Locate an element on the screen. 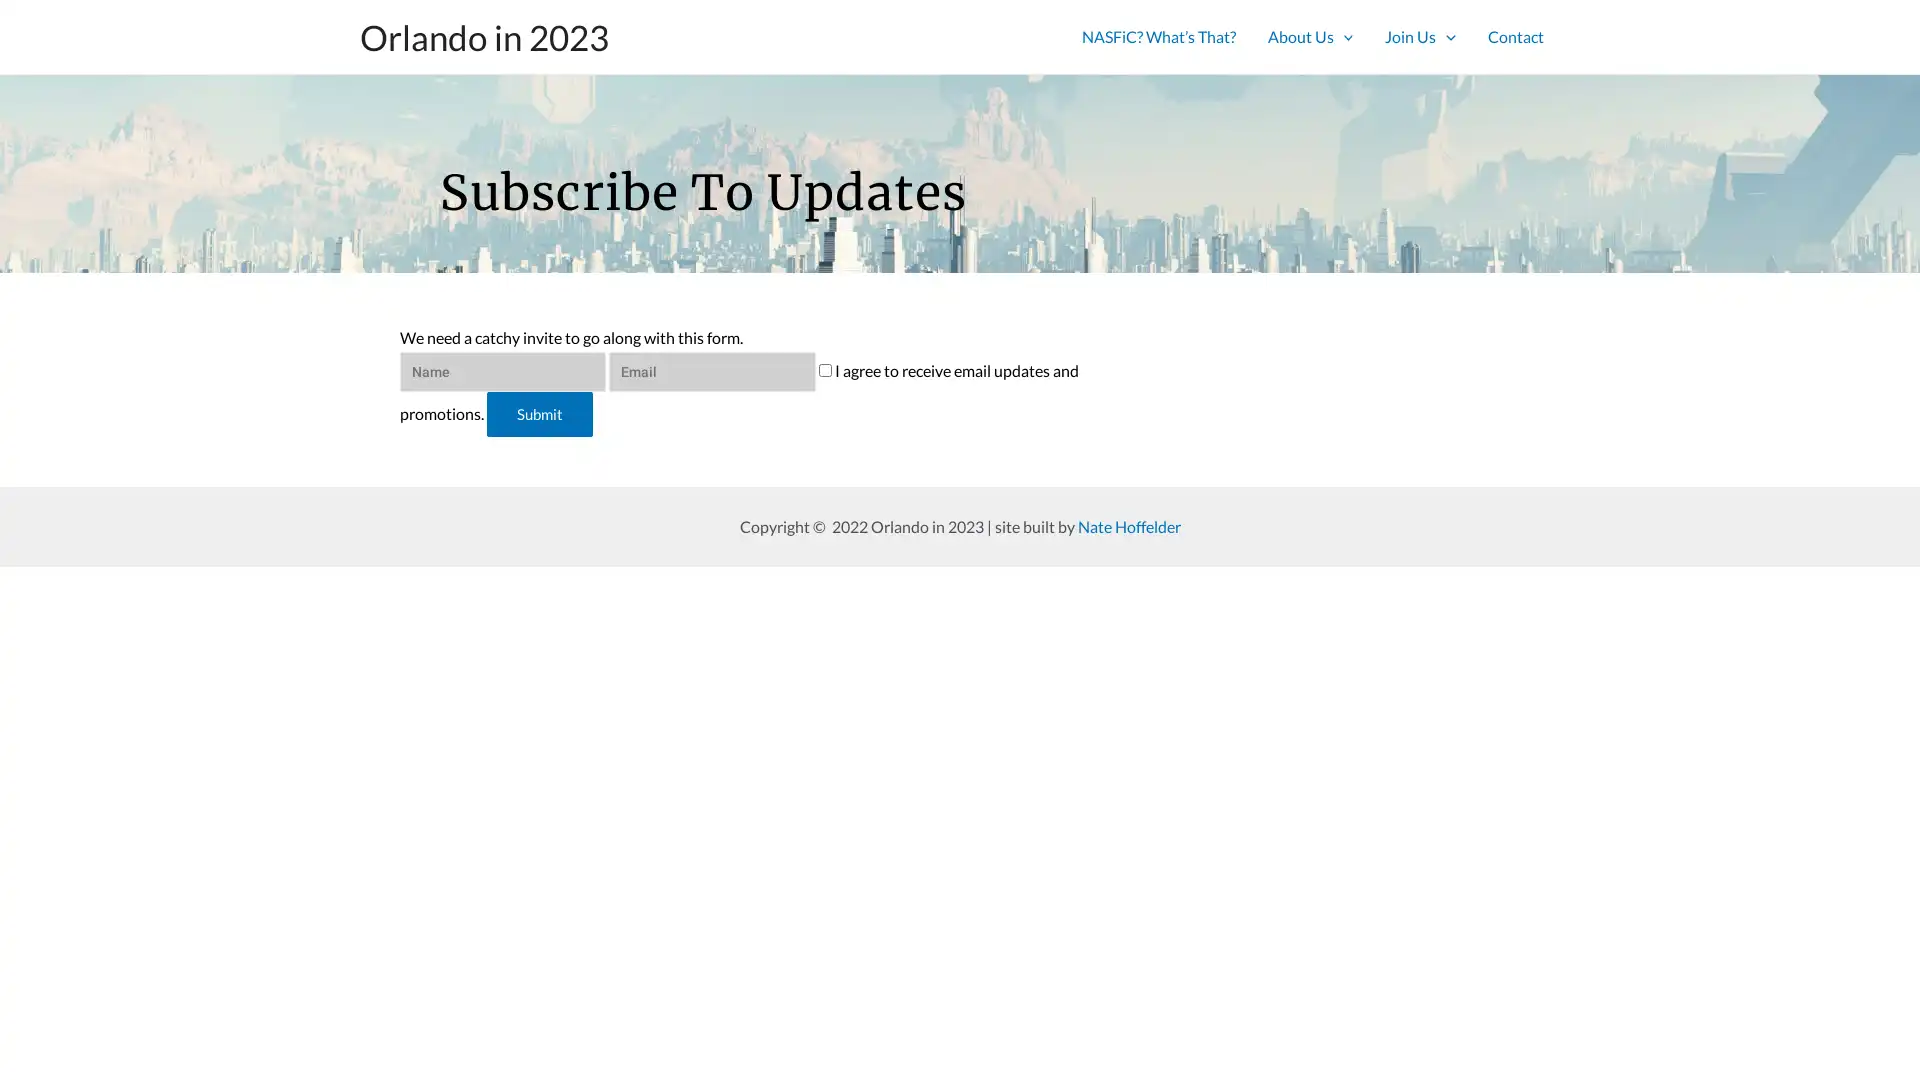  Submit is located at coordinates (539, 415).